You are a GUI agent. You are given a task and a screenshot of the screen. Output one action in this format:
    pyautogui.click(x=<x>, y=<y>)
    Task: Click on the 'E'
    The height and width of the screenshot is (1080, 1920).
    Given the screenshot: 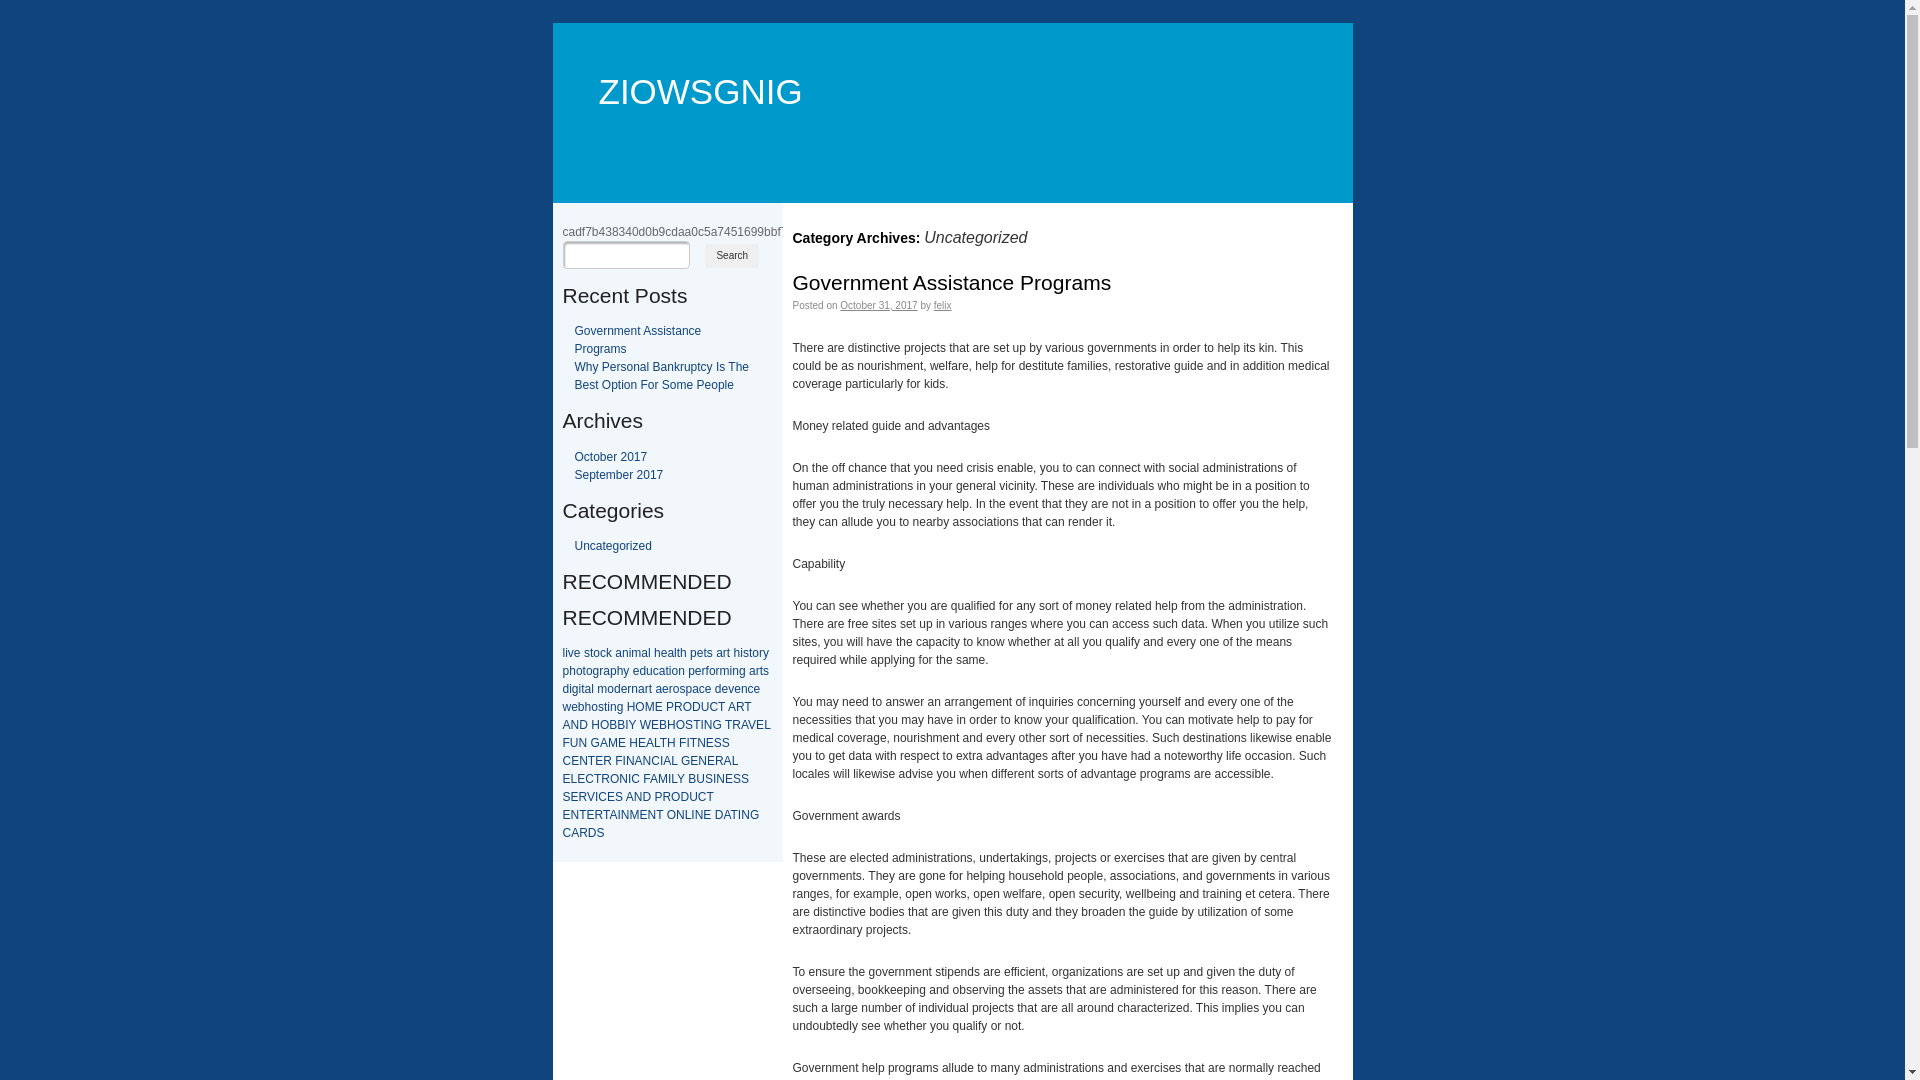 What is the action you would take?
    pyautogui.click(x=605, y=796)
    